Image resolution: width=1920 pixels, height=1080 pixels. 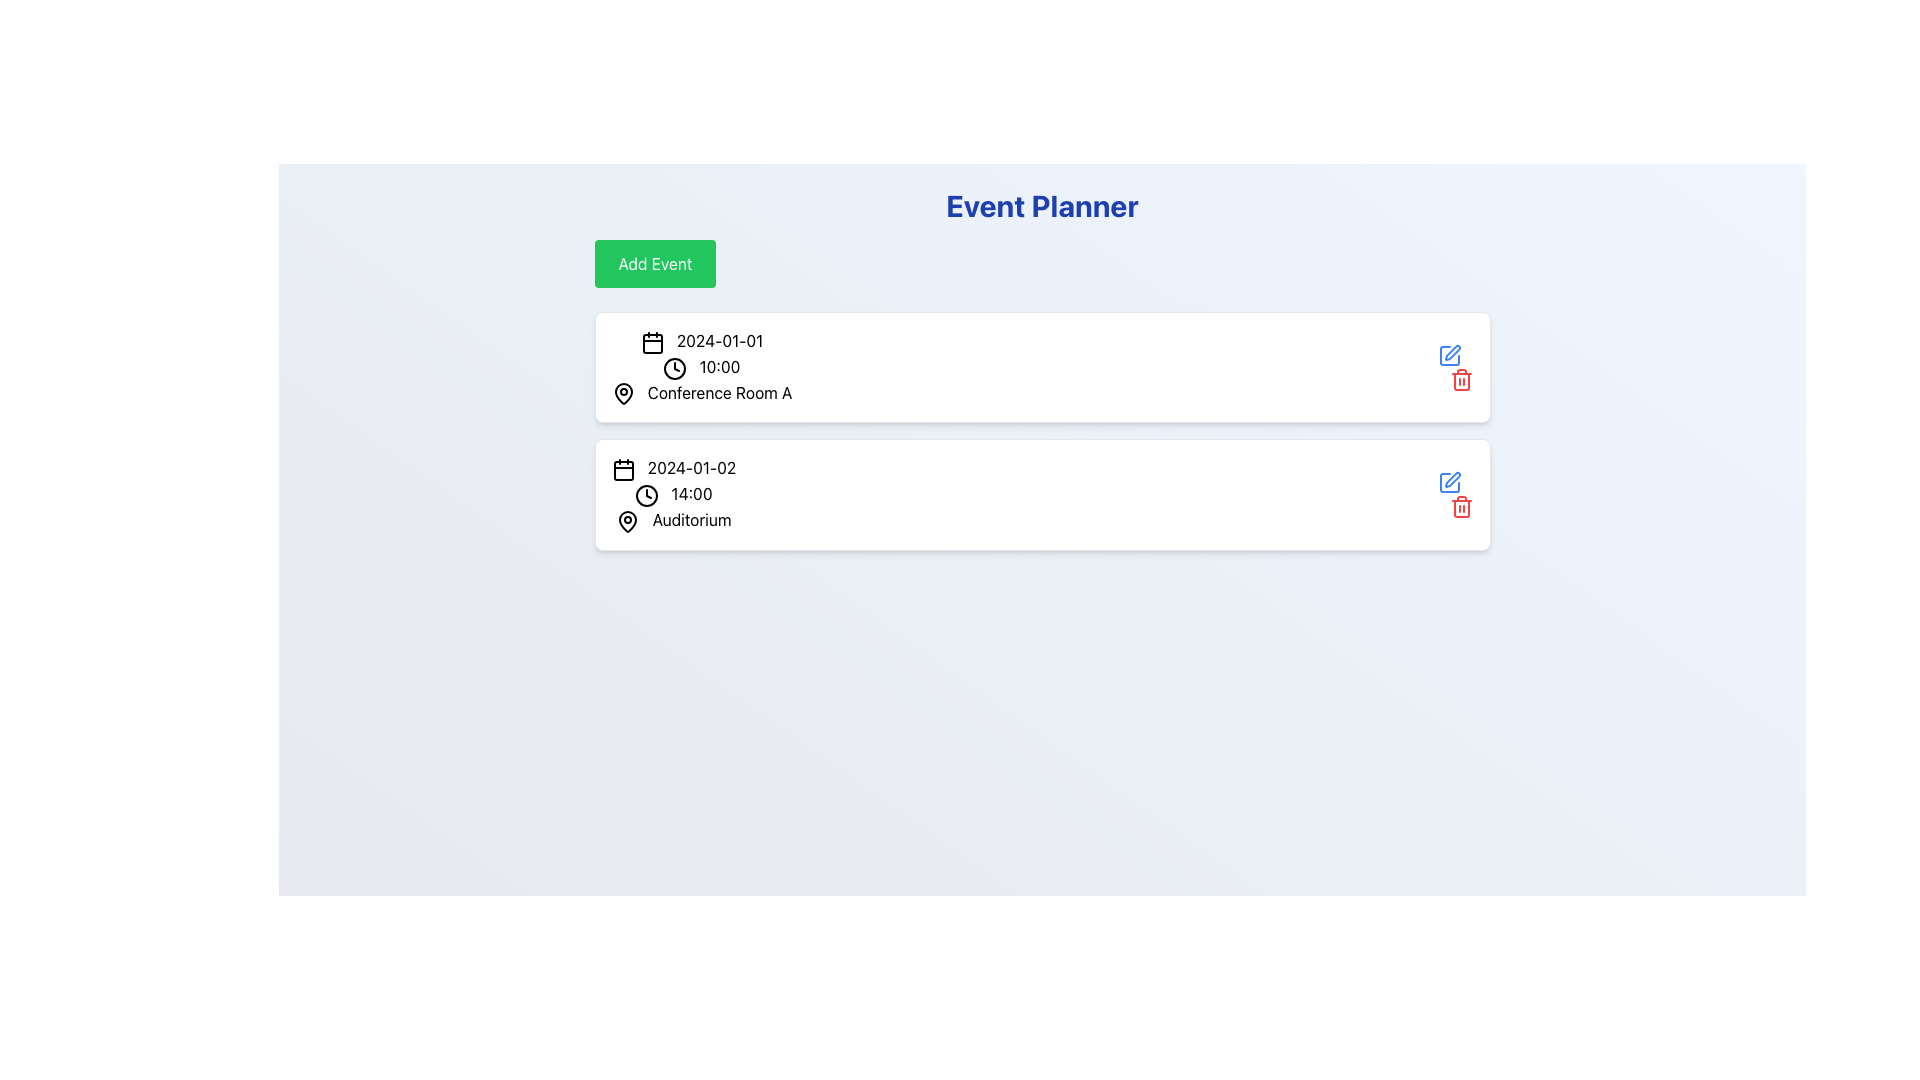 What do you see at coordinates (675, 368) in the screenshot?
I see `the minimalistic clock icon that is positioned to the left of the '10:00' text in the top event block` at bounding box center [675, 368].